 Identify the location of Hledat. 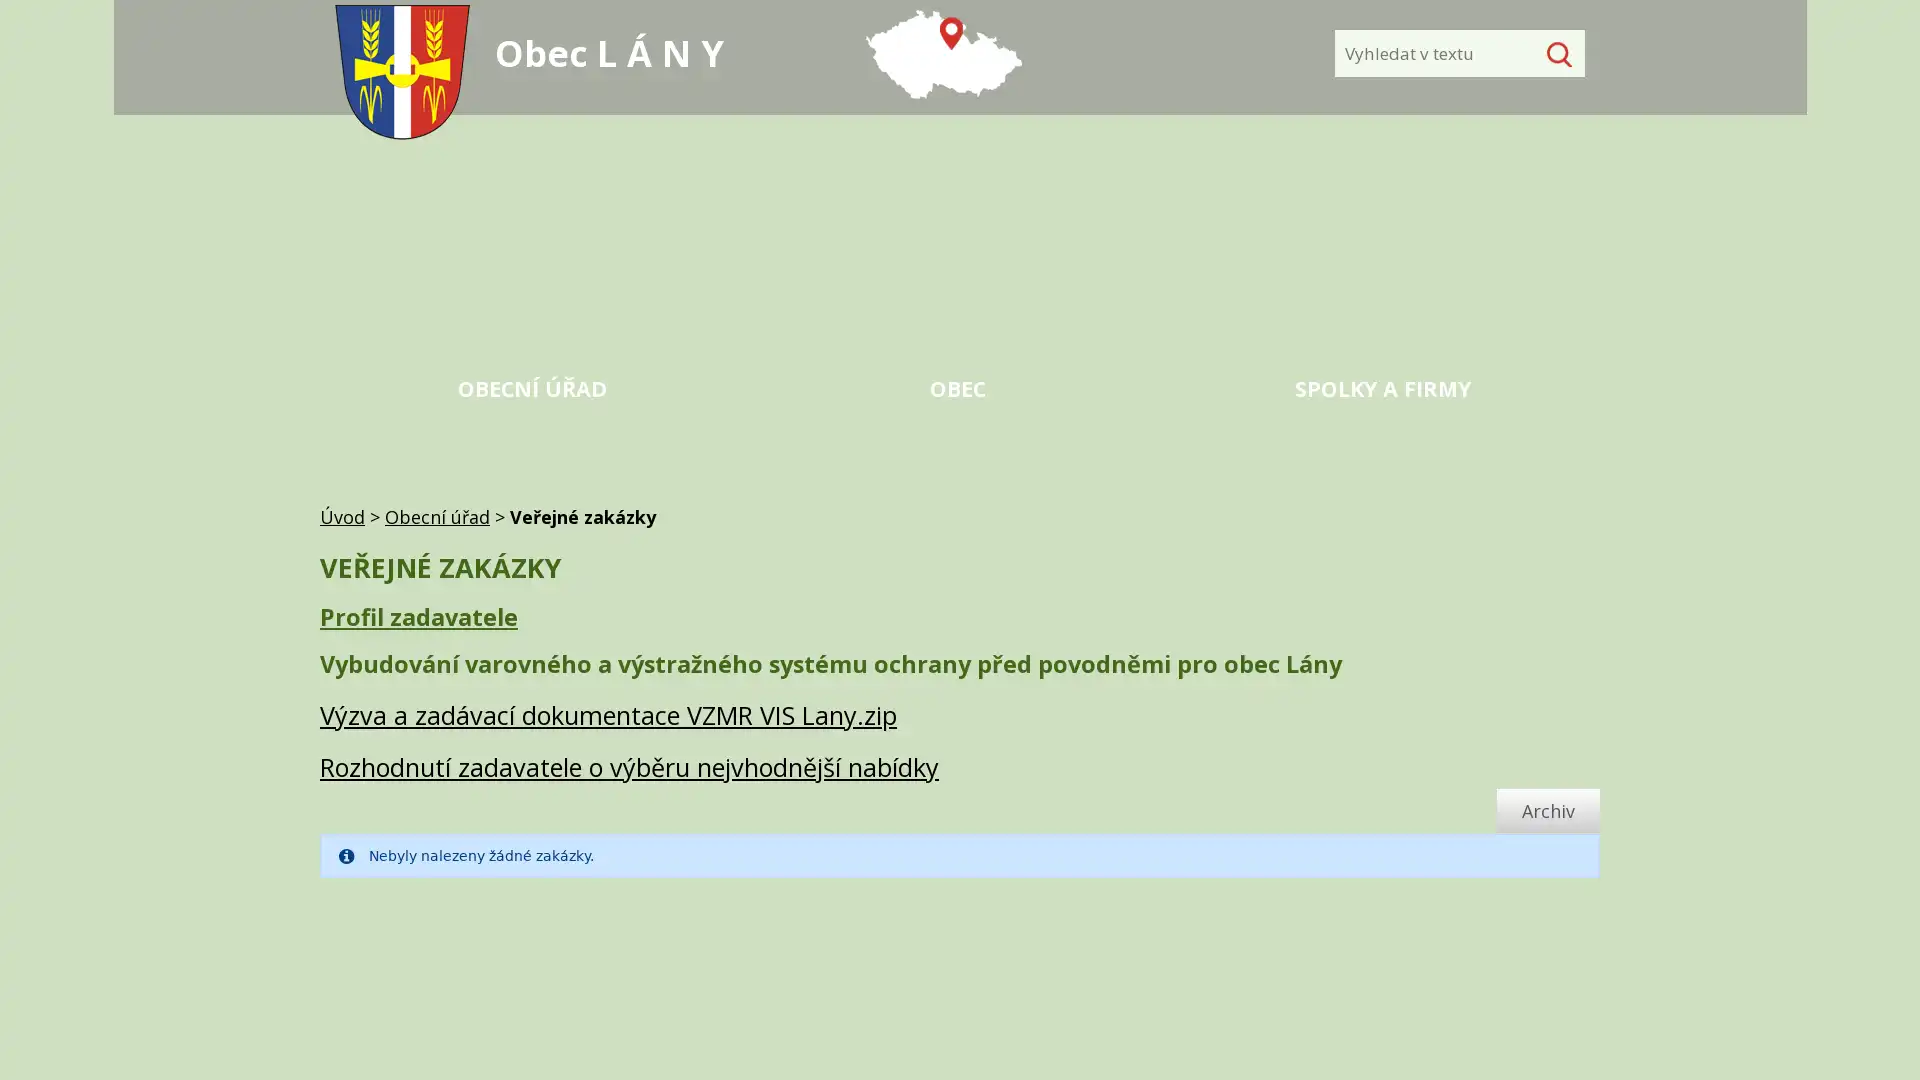
(1554, 53).